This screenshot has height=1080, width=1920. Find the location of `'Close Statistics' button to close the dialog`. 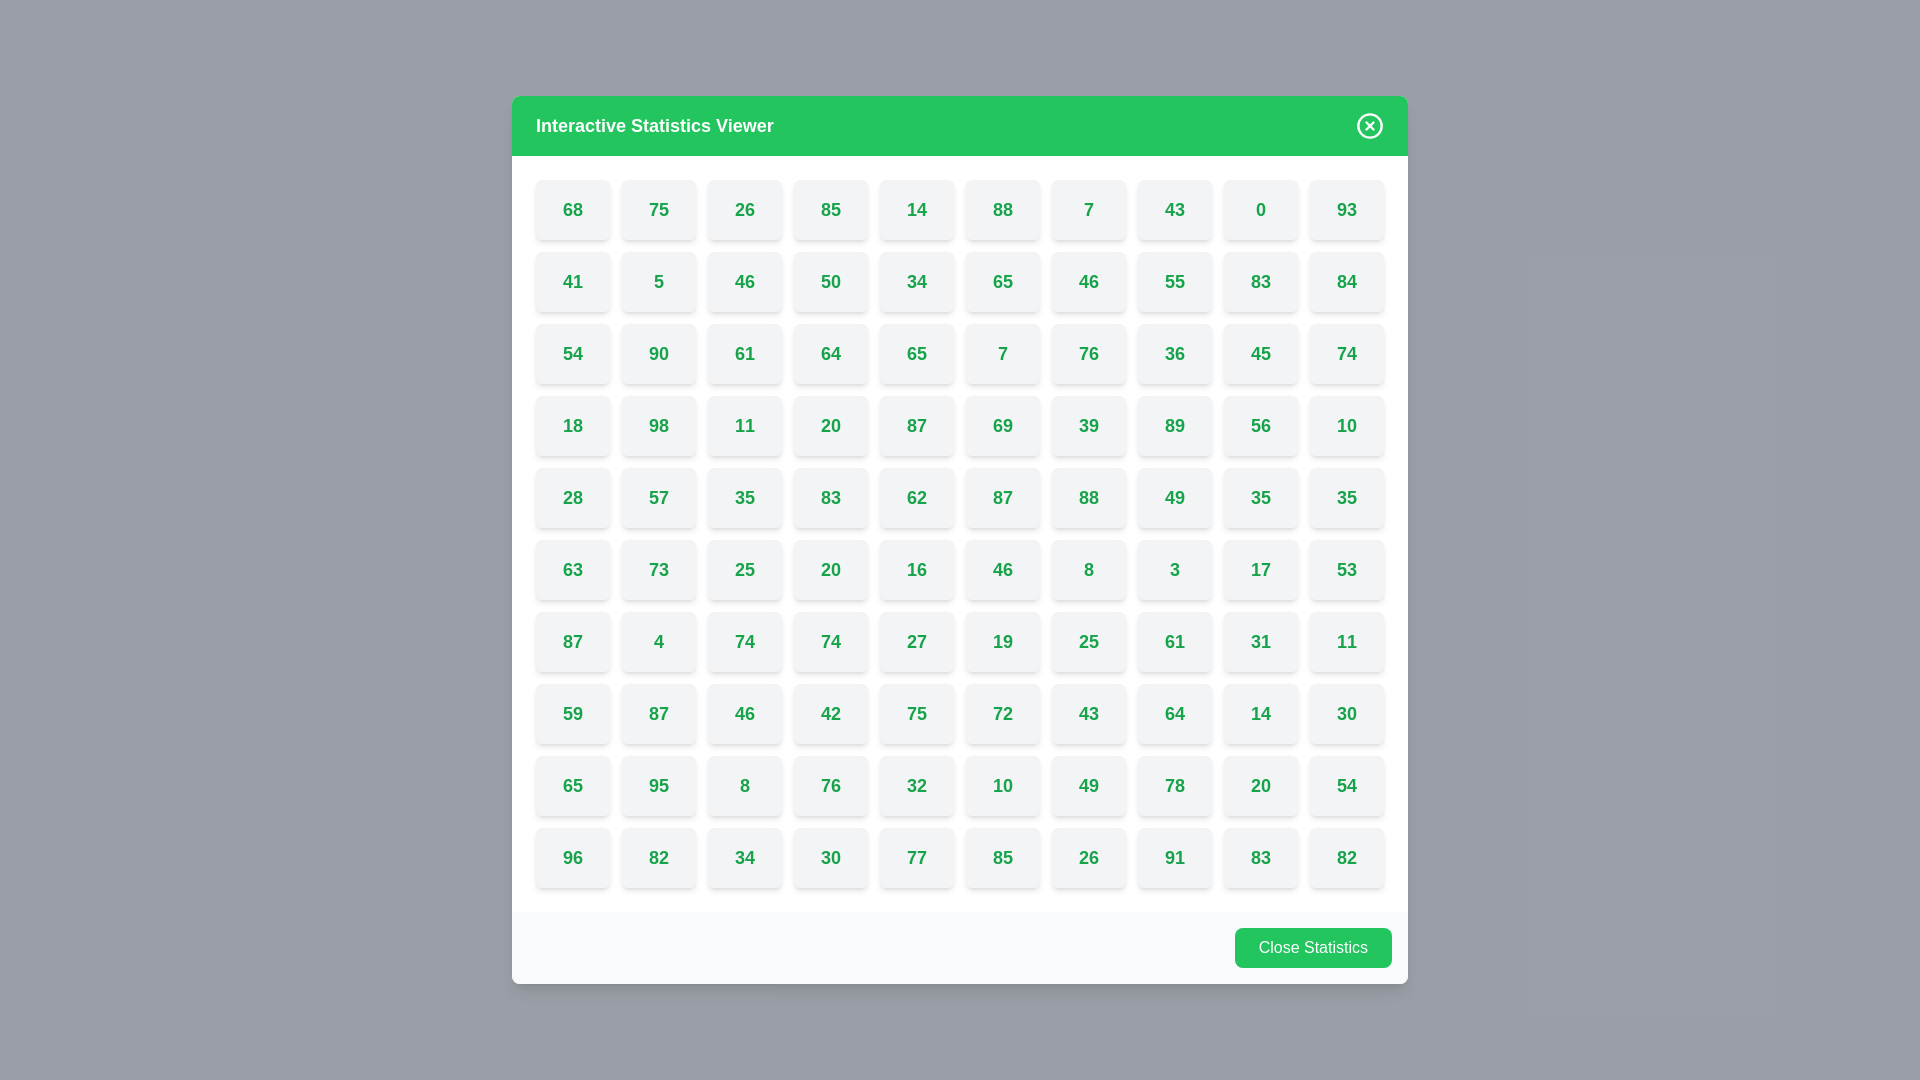

'Close Statistics' button to close the dialog is located at coordinates (1313, 947).